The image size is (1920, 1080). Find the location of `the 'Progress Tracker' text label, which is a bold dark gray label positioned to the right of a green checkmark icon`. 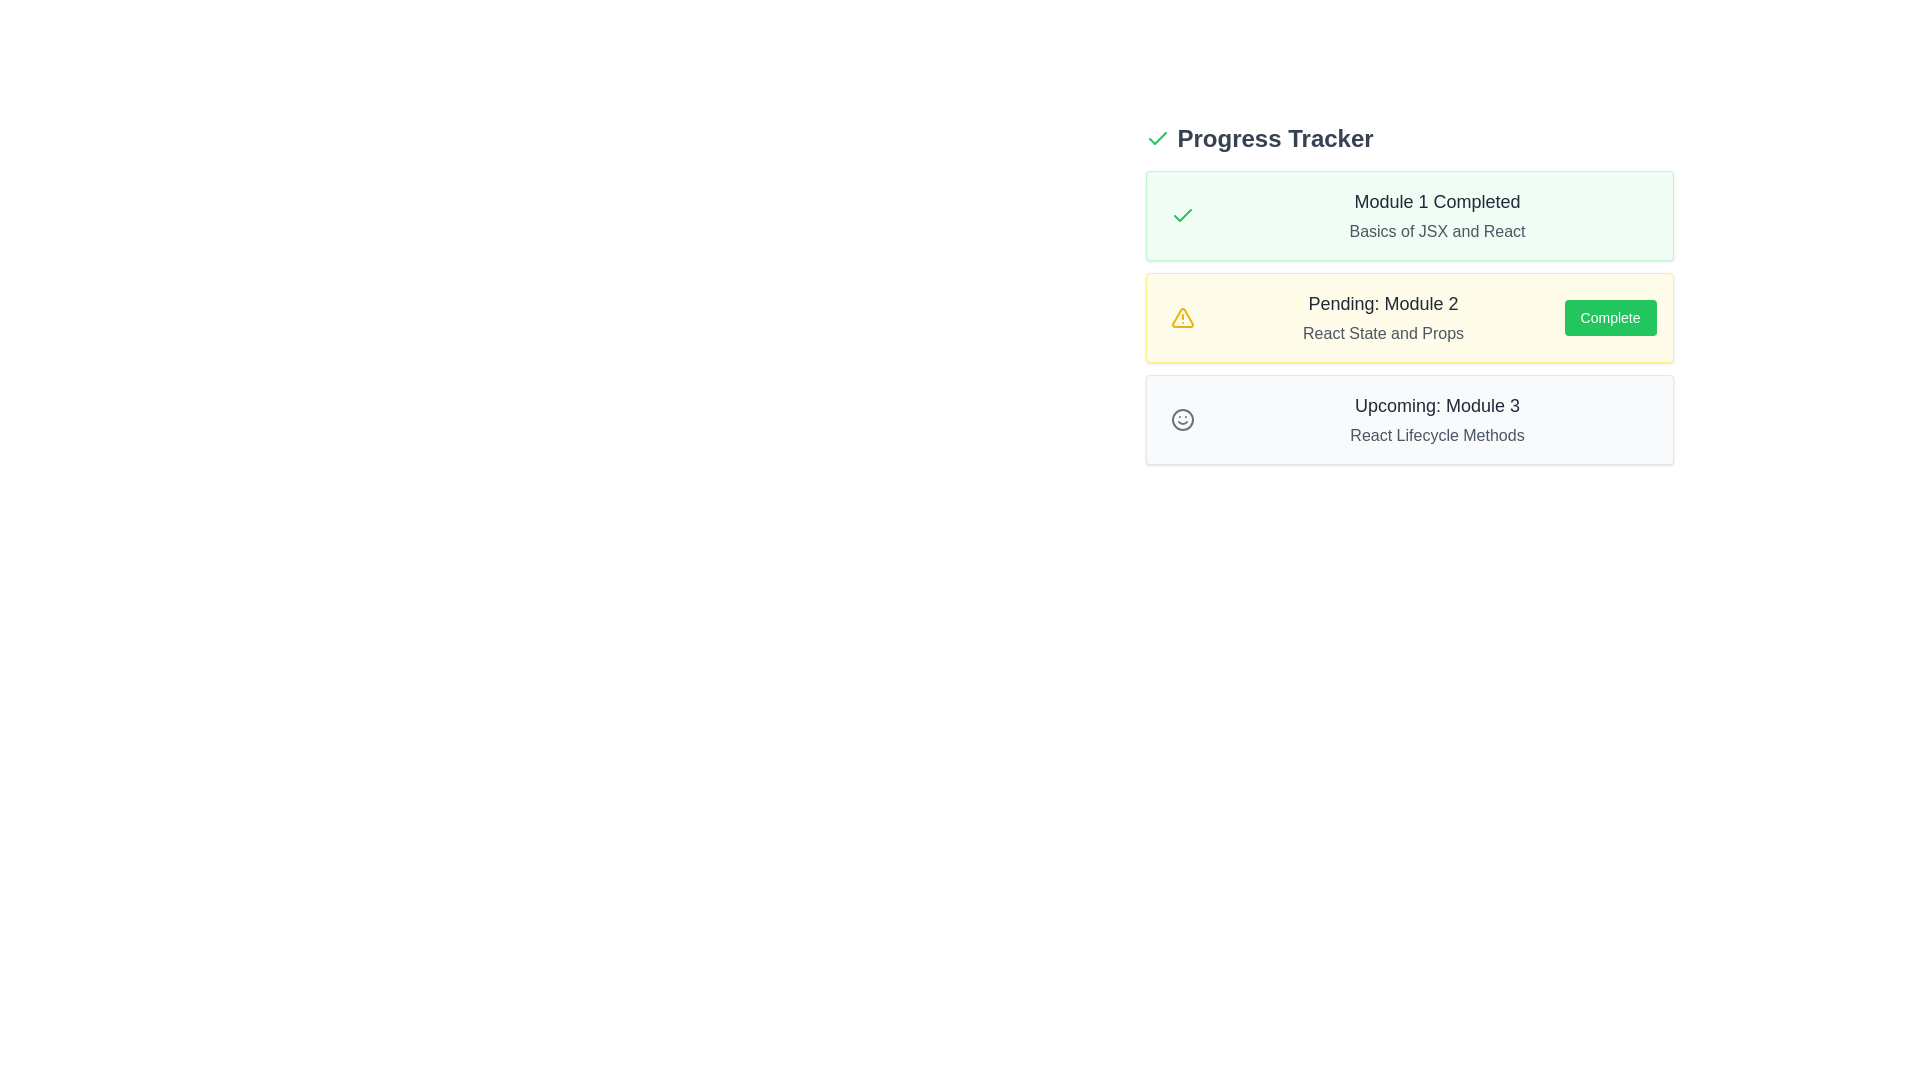

the 'Progress Tracker' text label, which is a bold dark gray label positioned to the right of a green checkmark icon is located at coordinates (1274, 137).